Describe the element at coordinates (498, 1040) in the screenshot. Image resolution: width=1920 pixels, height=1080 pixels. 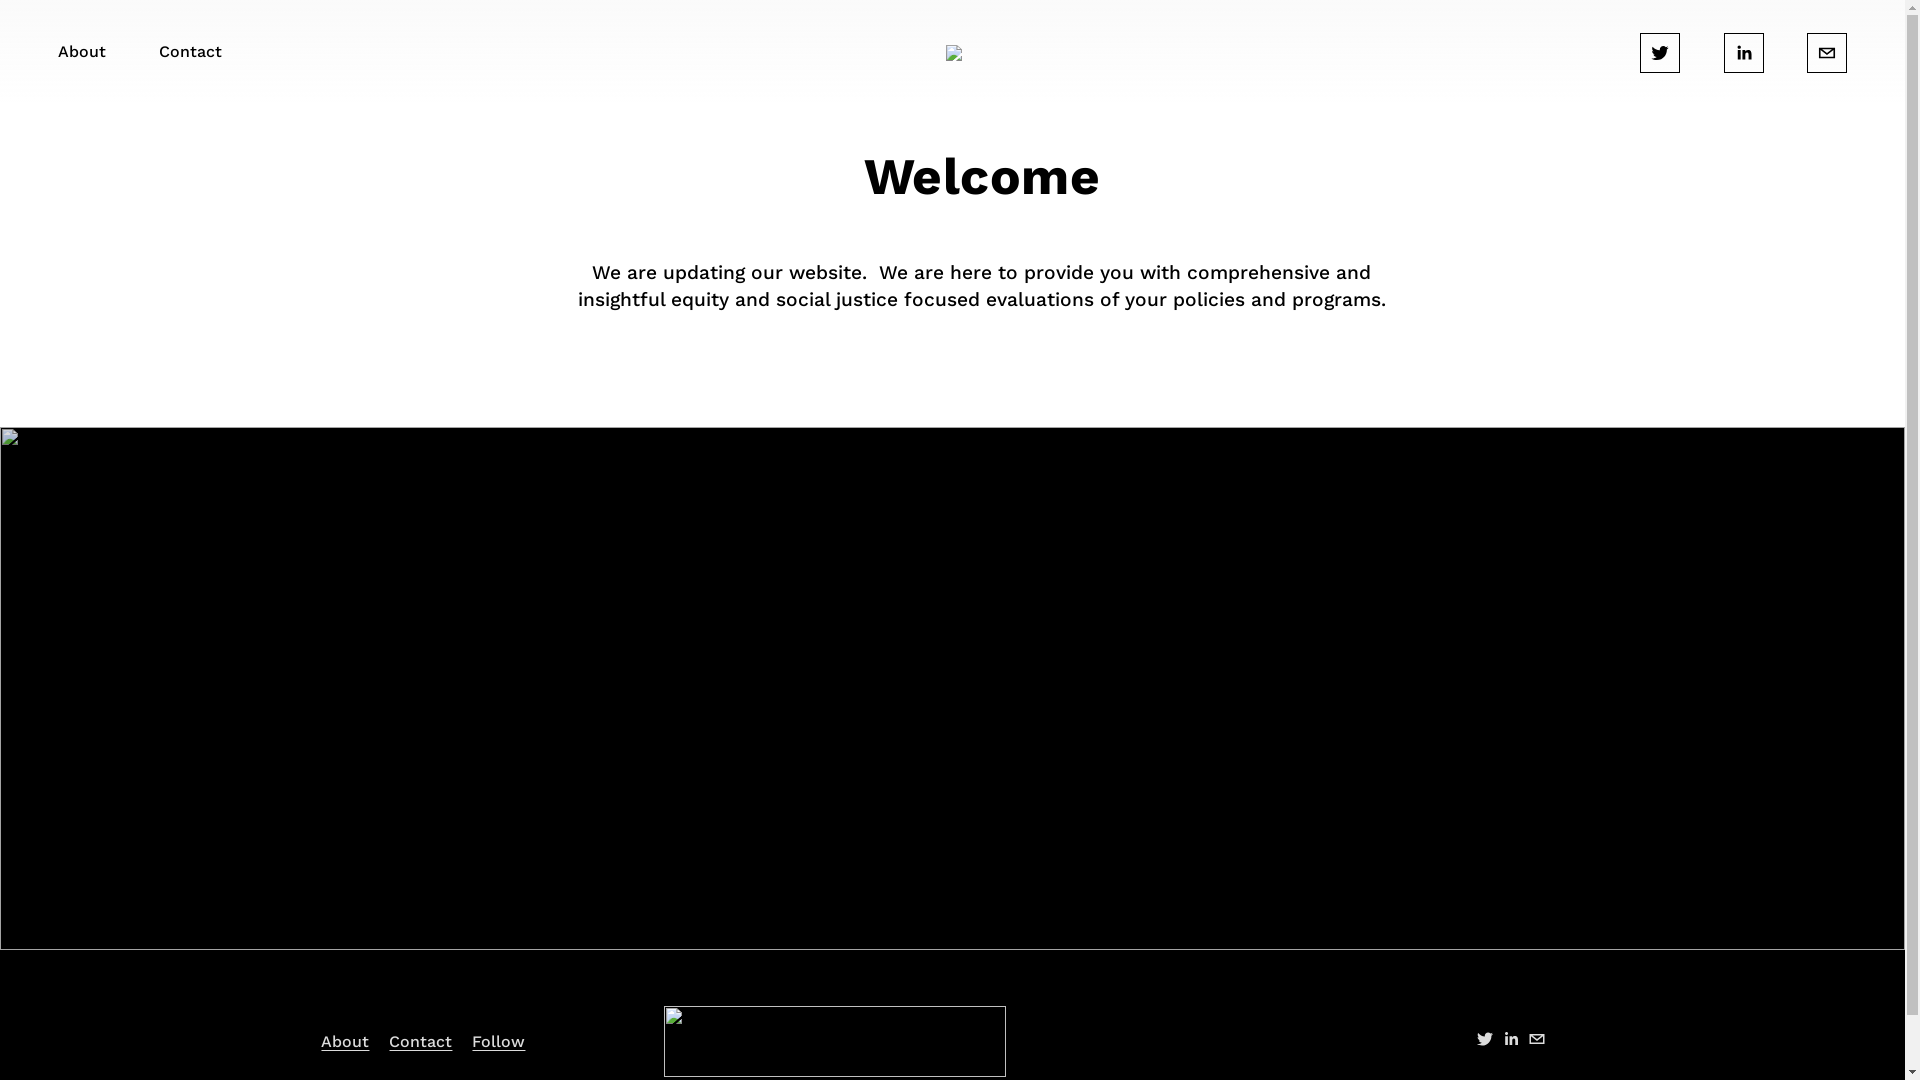
I see `'Follow'` at that location.